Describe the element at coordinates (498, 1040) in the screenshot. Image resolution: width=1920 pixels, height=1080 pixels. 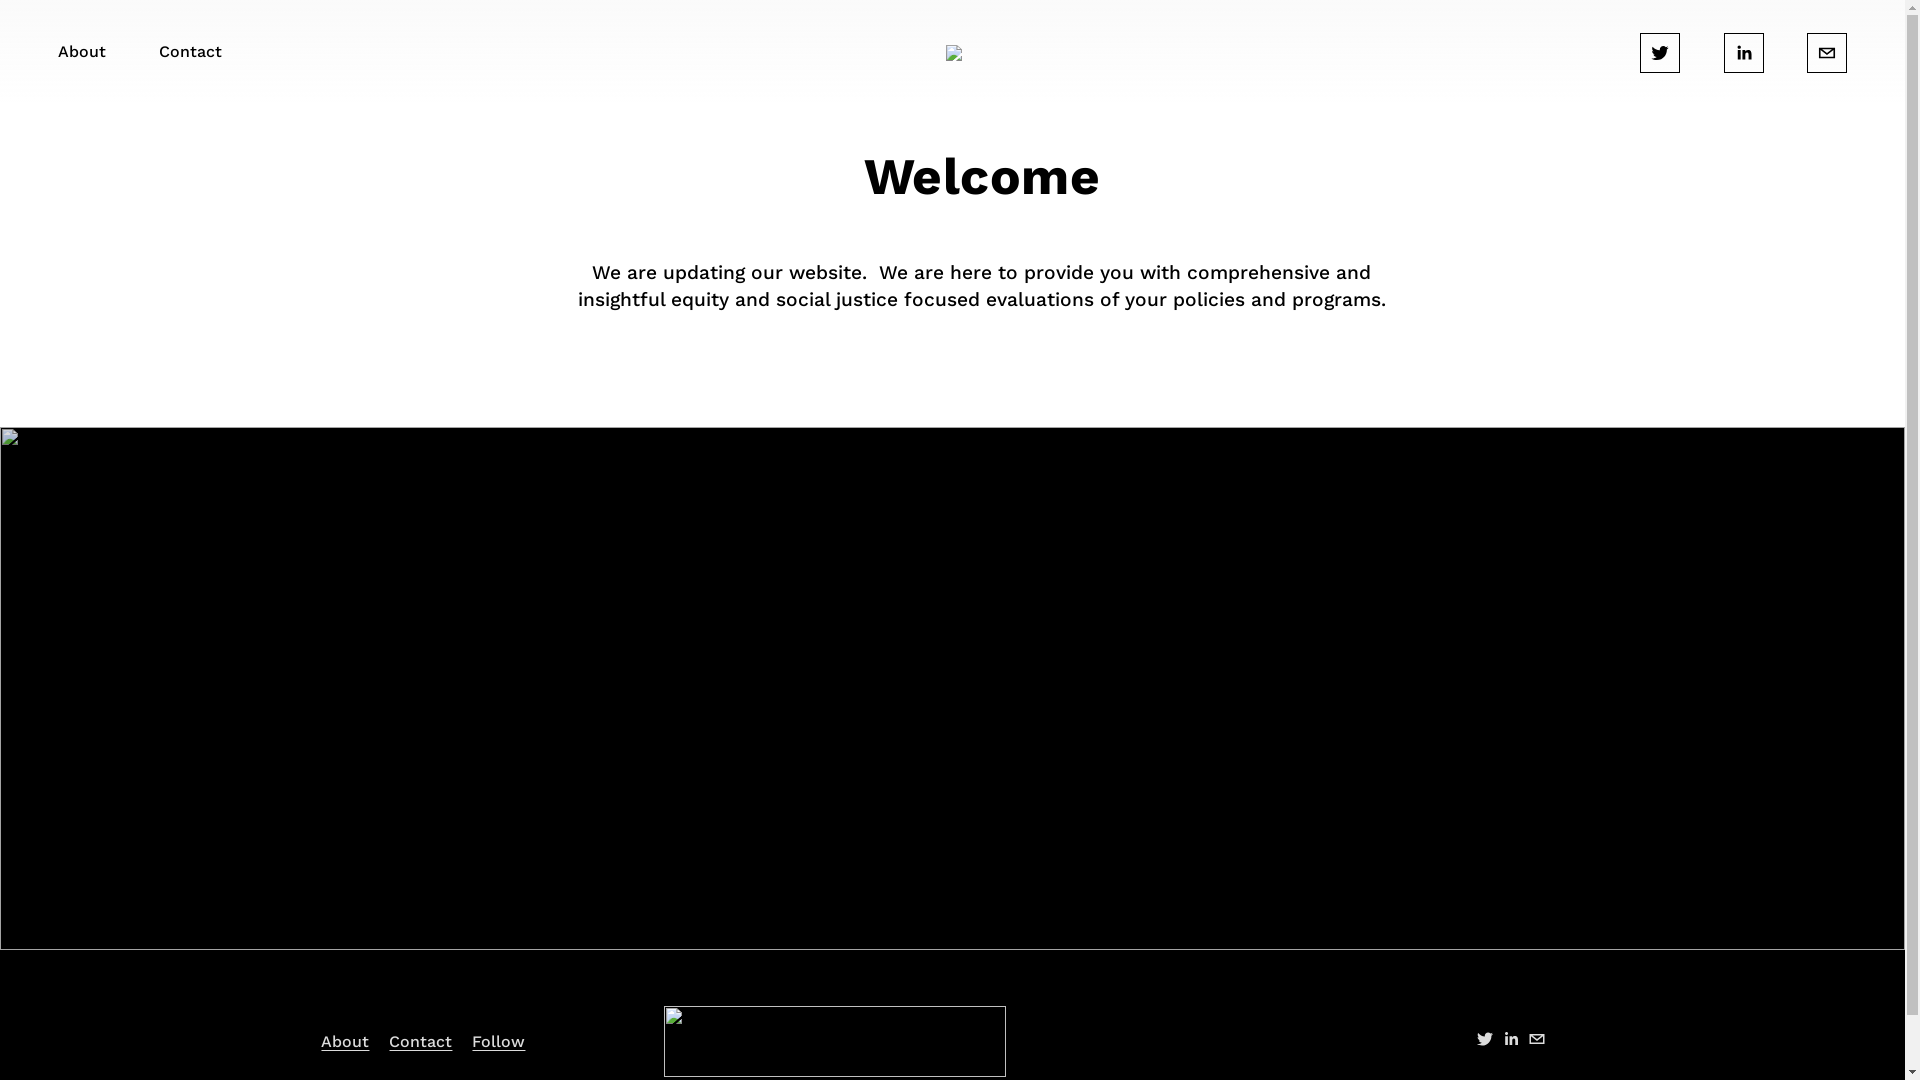
I see `'Follow'` at that location.